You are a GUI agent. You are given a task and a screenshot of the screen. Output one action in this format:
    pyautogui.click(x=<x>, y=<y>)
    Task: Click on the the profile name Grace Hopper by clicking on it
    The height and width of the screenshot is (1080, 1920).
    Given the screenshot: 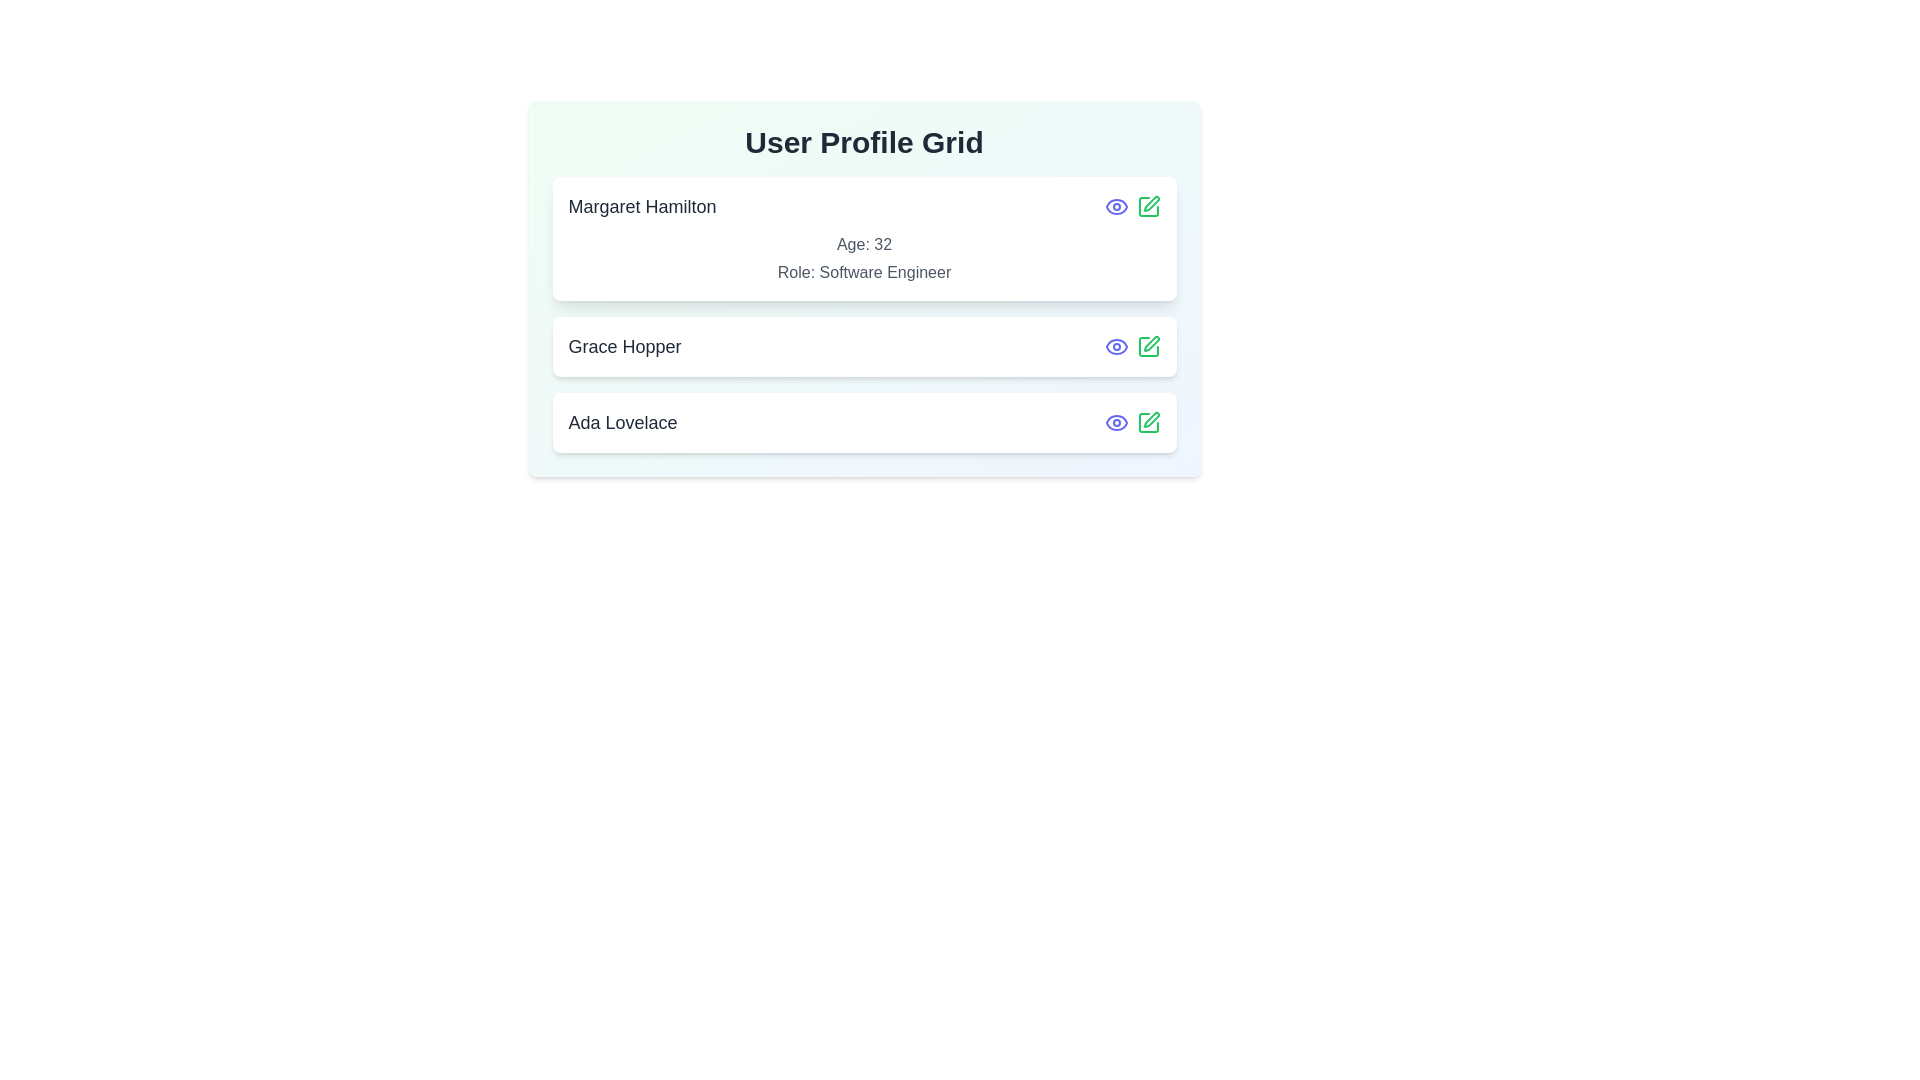 What is the action you would take?
    pyautogui.click(x=623, y=346)
    